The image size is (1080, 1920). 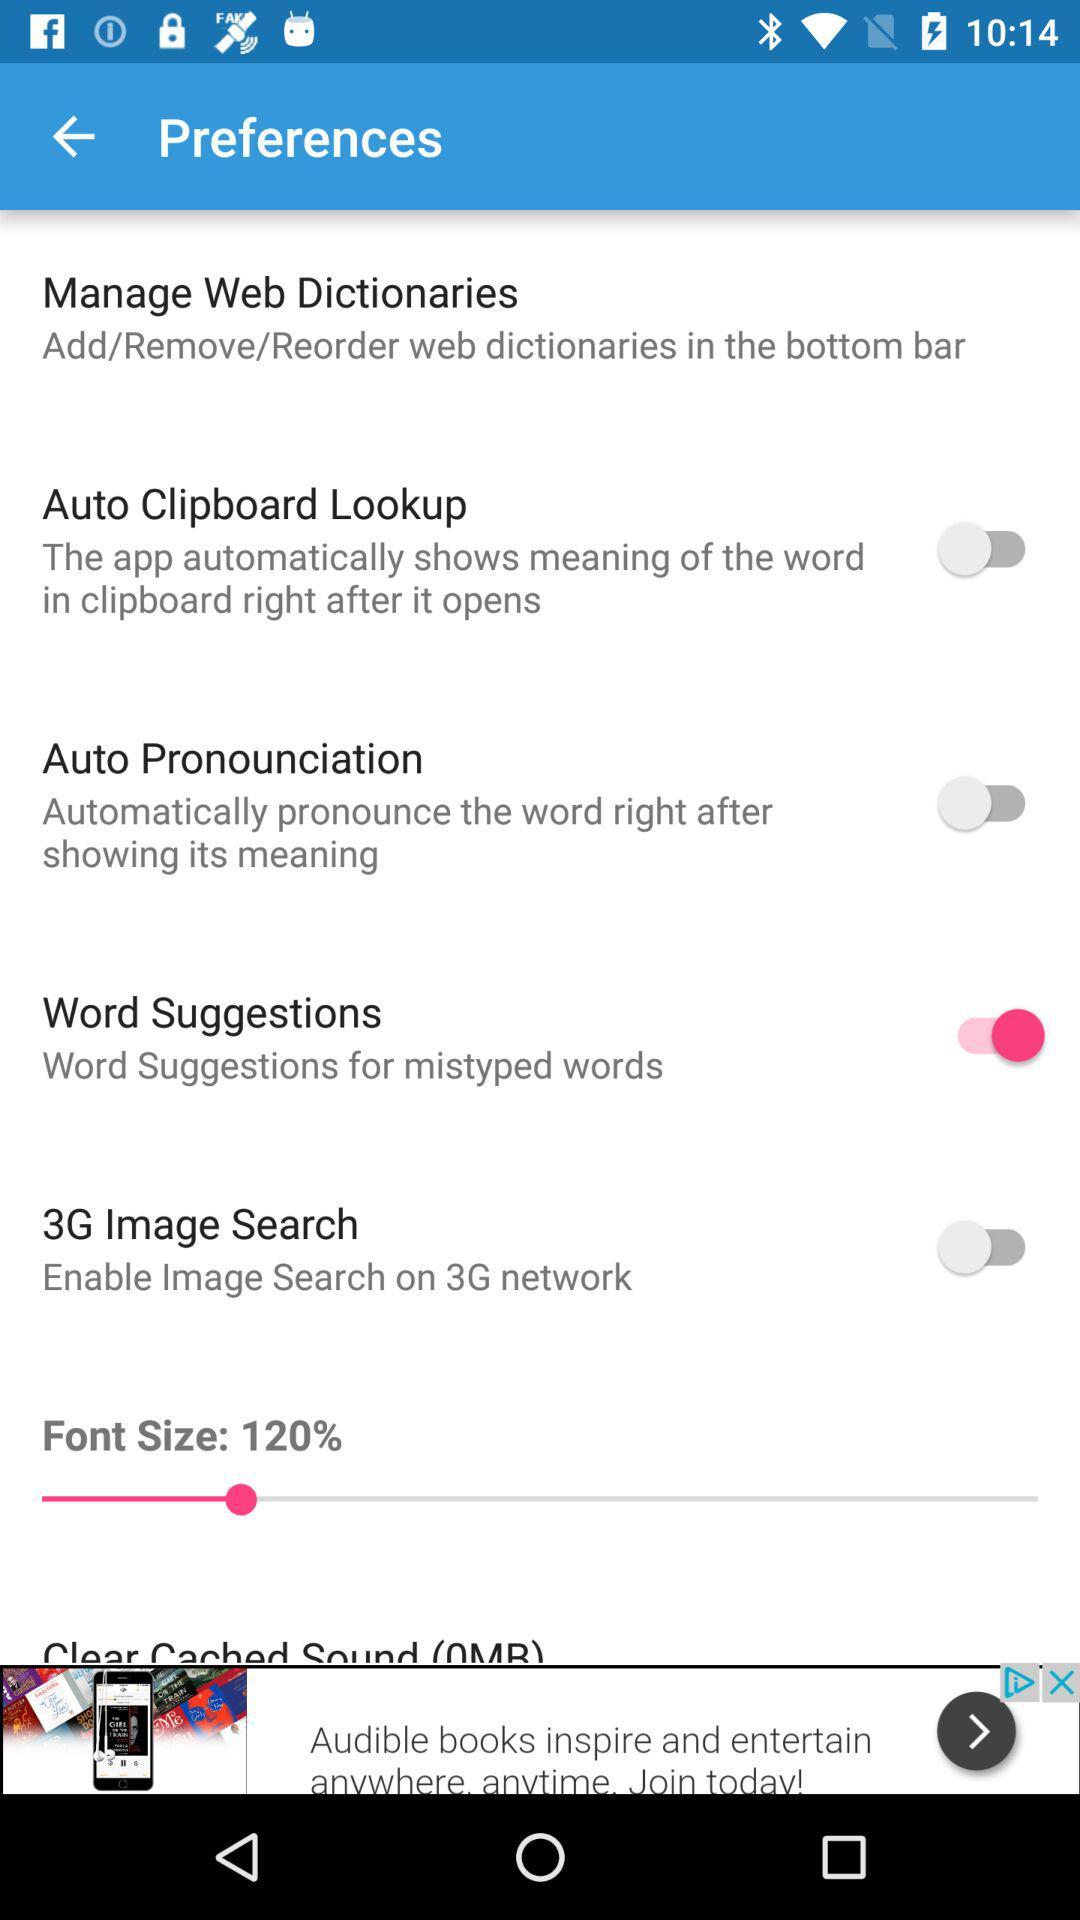 I want to click on details about advertisement, so click(x=540, y=1727).